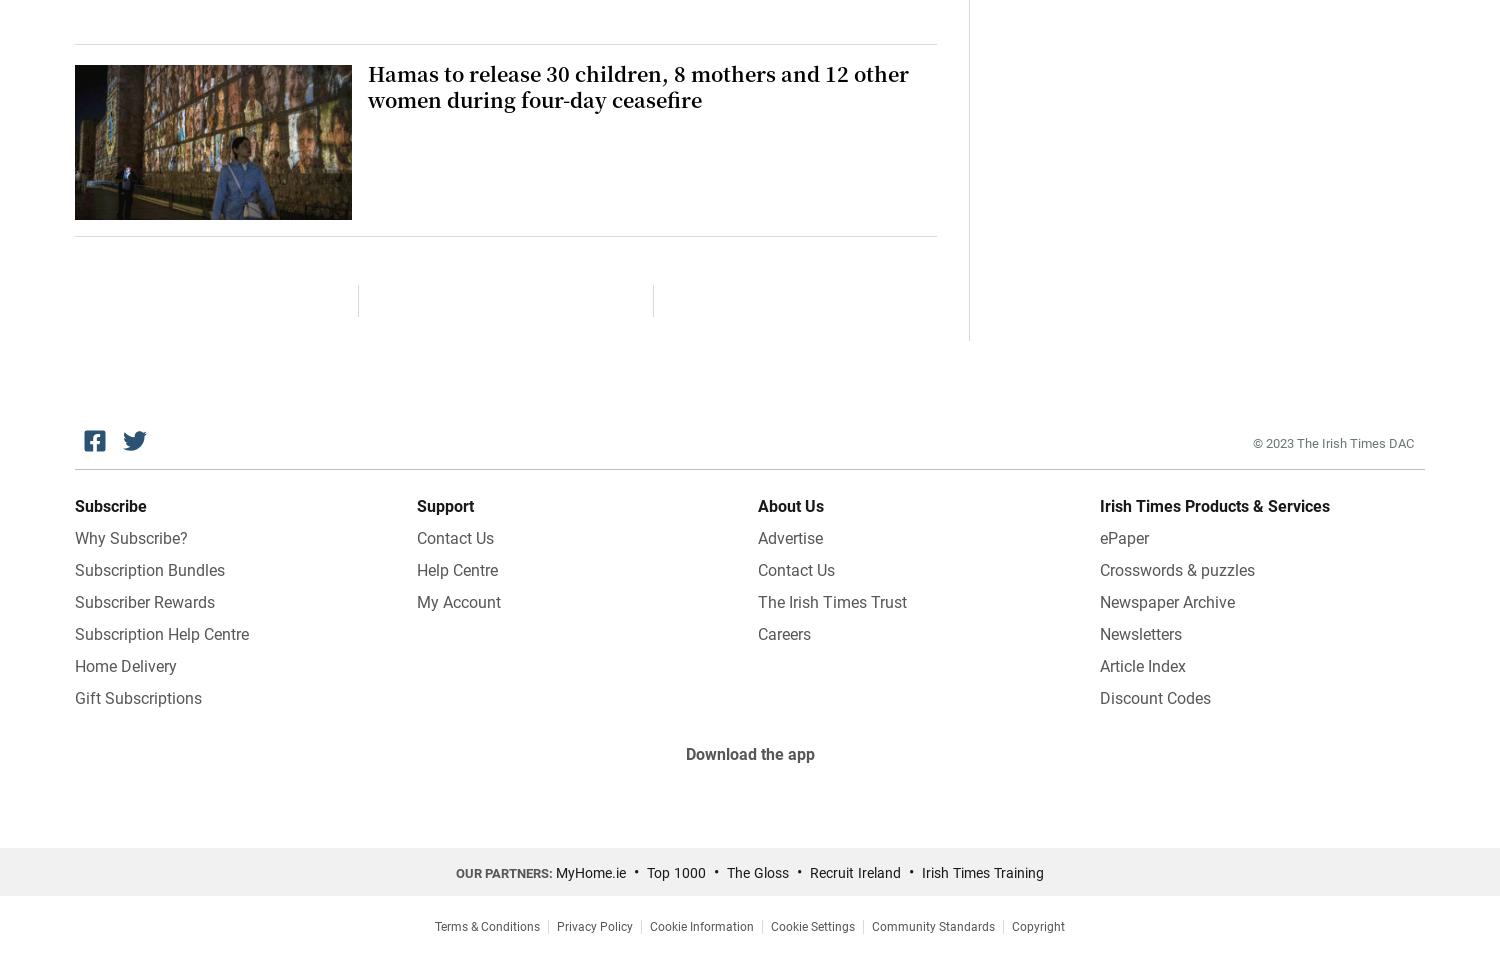 The image size is (1500, 965). I want to click on 'Recruit Ireland', so click(854, 871).